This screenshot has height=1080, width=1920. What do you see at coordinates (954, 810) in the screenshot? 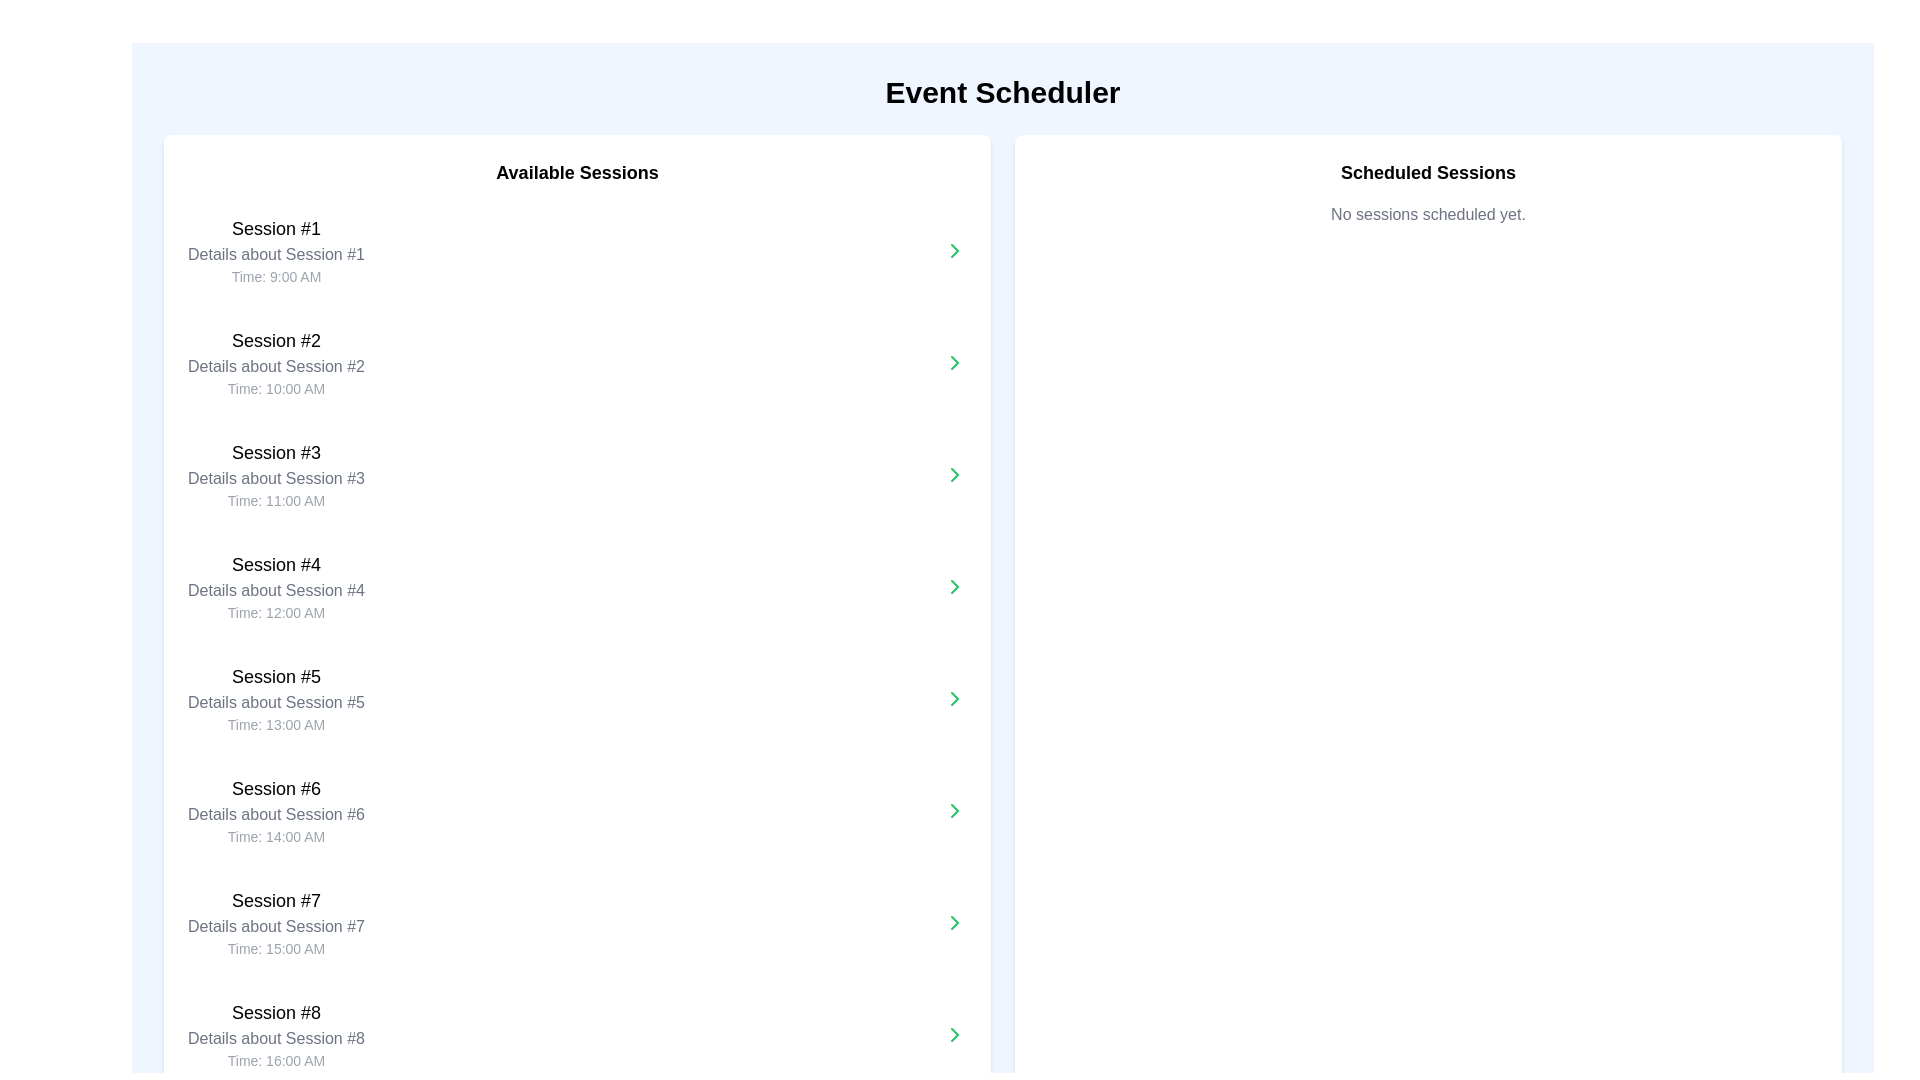
I see `the sixth chevron button in the 'Available Sessions' list` at bounding box center [954, 810].